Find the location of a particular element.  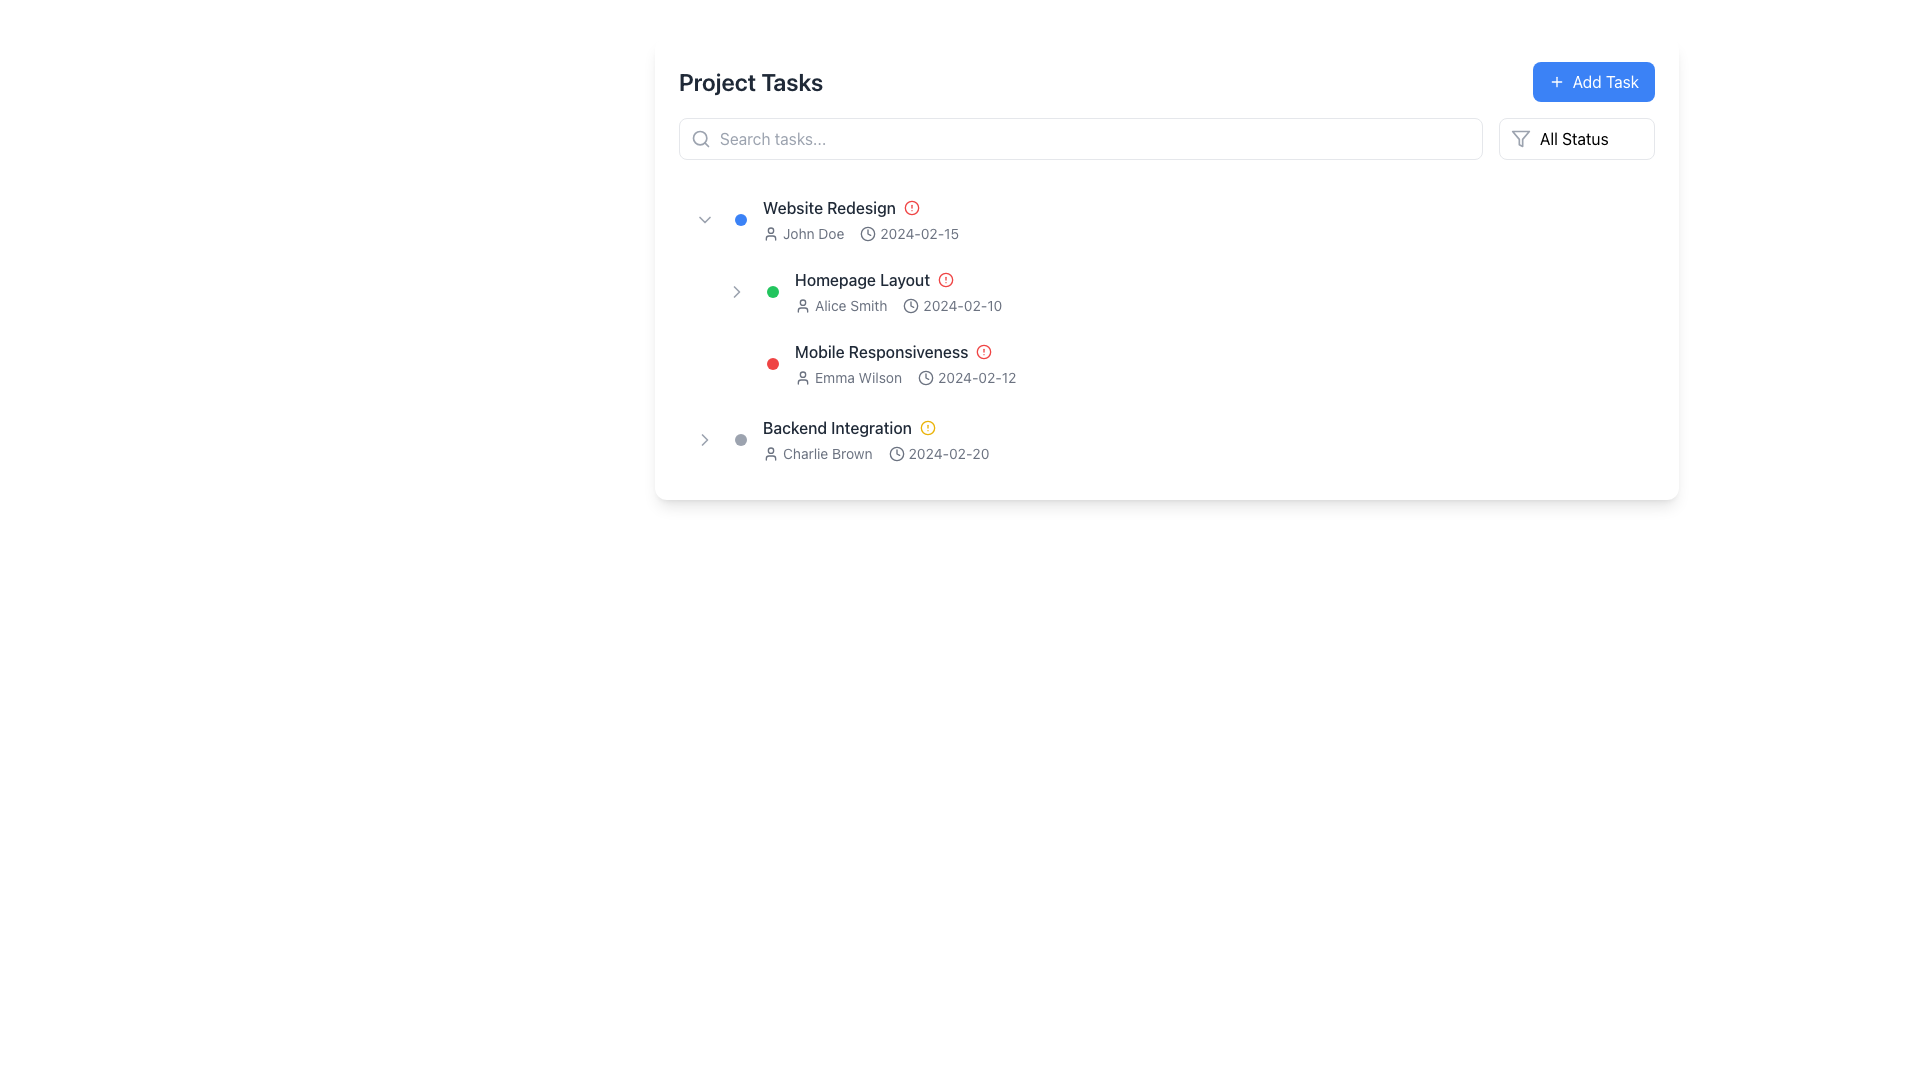

the small circular green indicator that symbolizes status or completion, located directly to the left of the text 'Homepage Layout' within the task list is located at coordinates (771, 292).